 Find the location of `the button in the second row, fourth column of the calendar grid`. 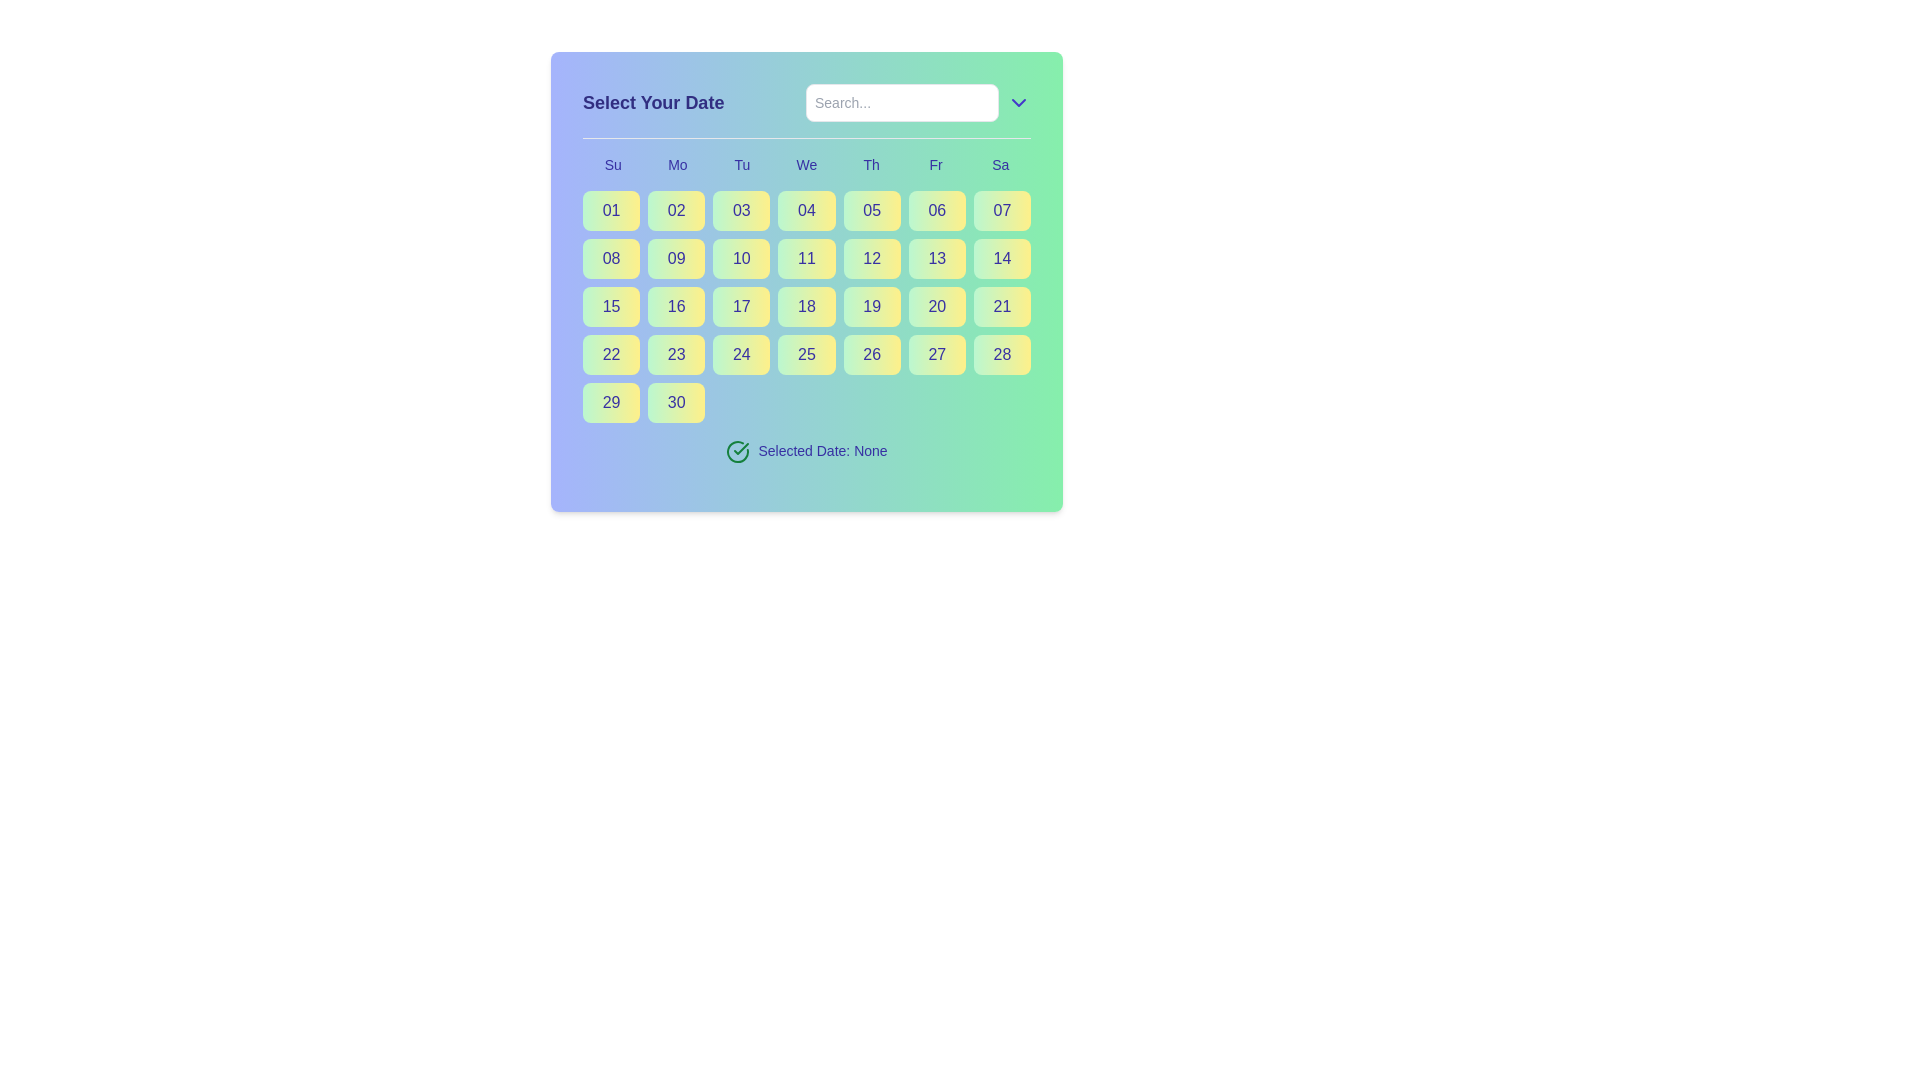

the button in the second row, fourth column of the calendar grid is located at coordinates (740, 257).